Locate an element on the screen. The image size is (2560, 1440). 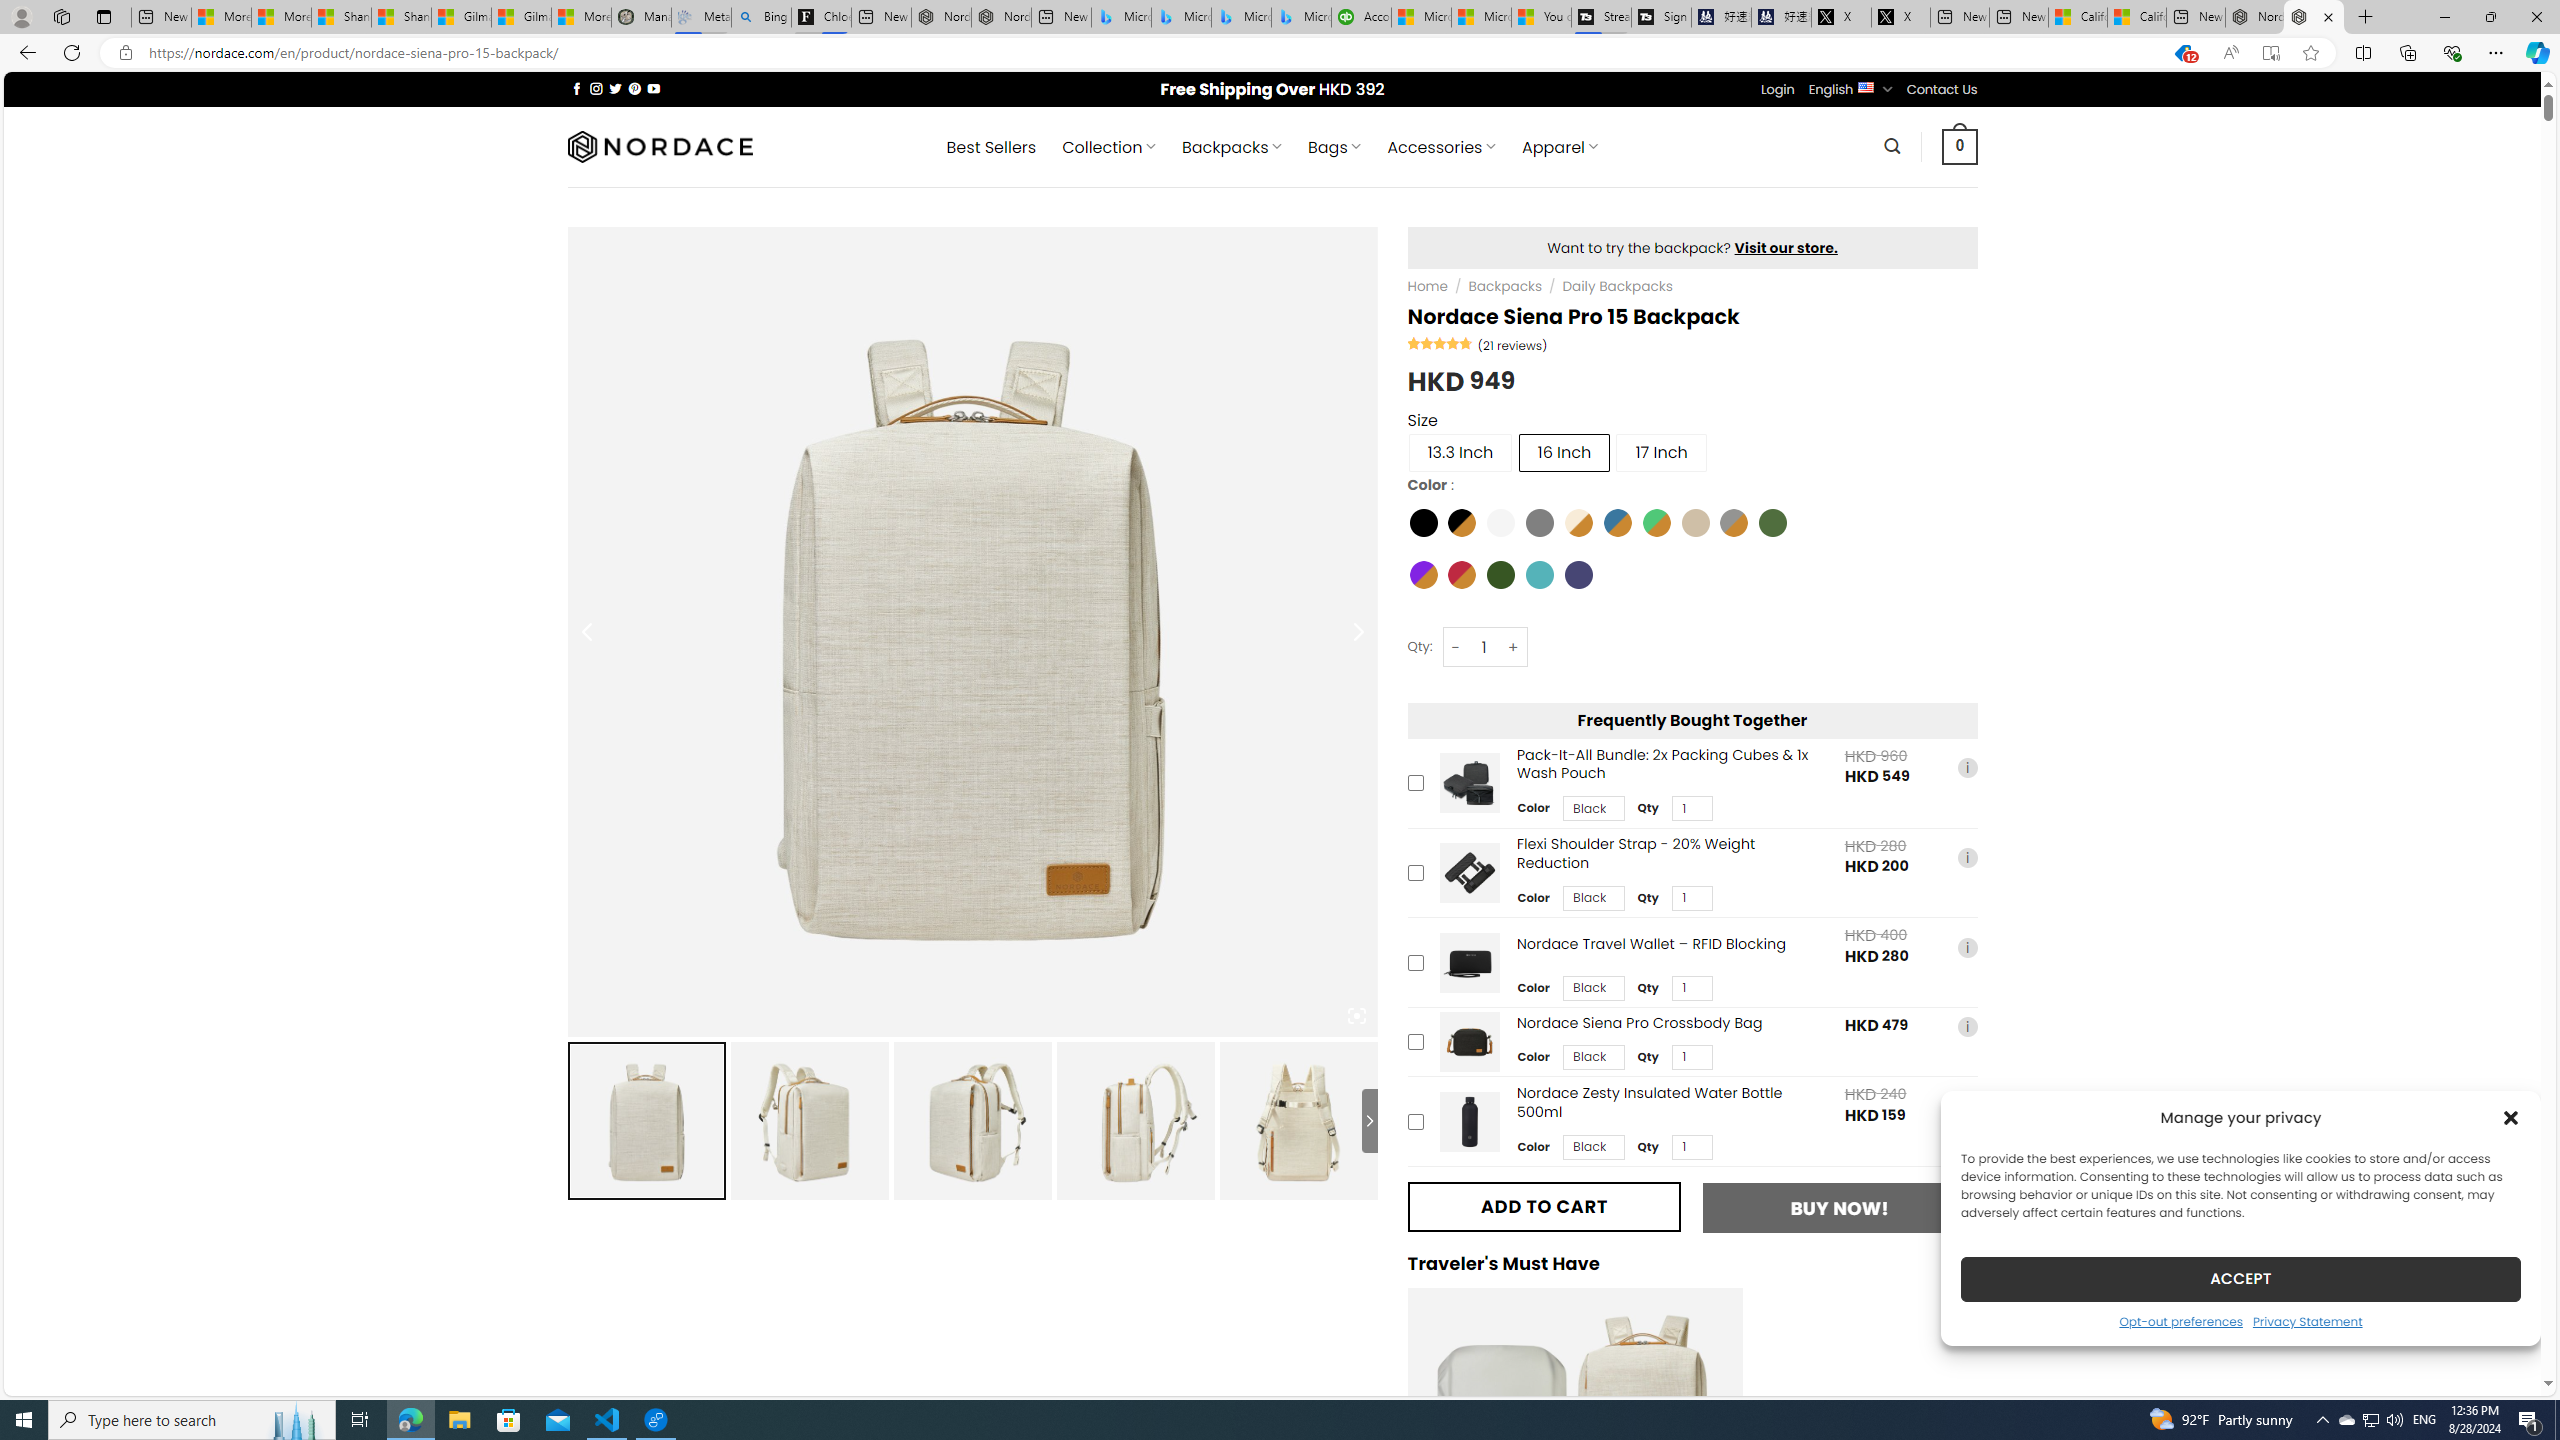
'  0  ' is located at coordinates (1960, 145).